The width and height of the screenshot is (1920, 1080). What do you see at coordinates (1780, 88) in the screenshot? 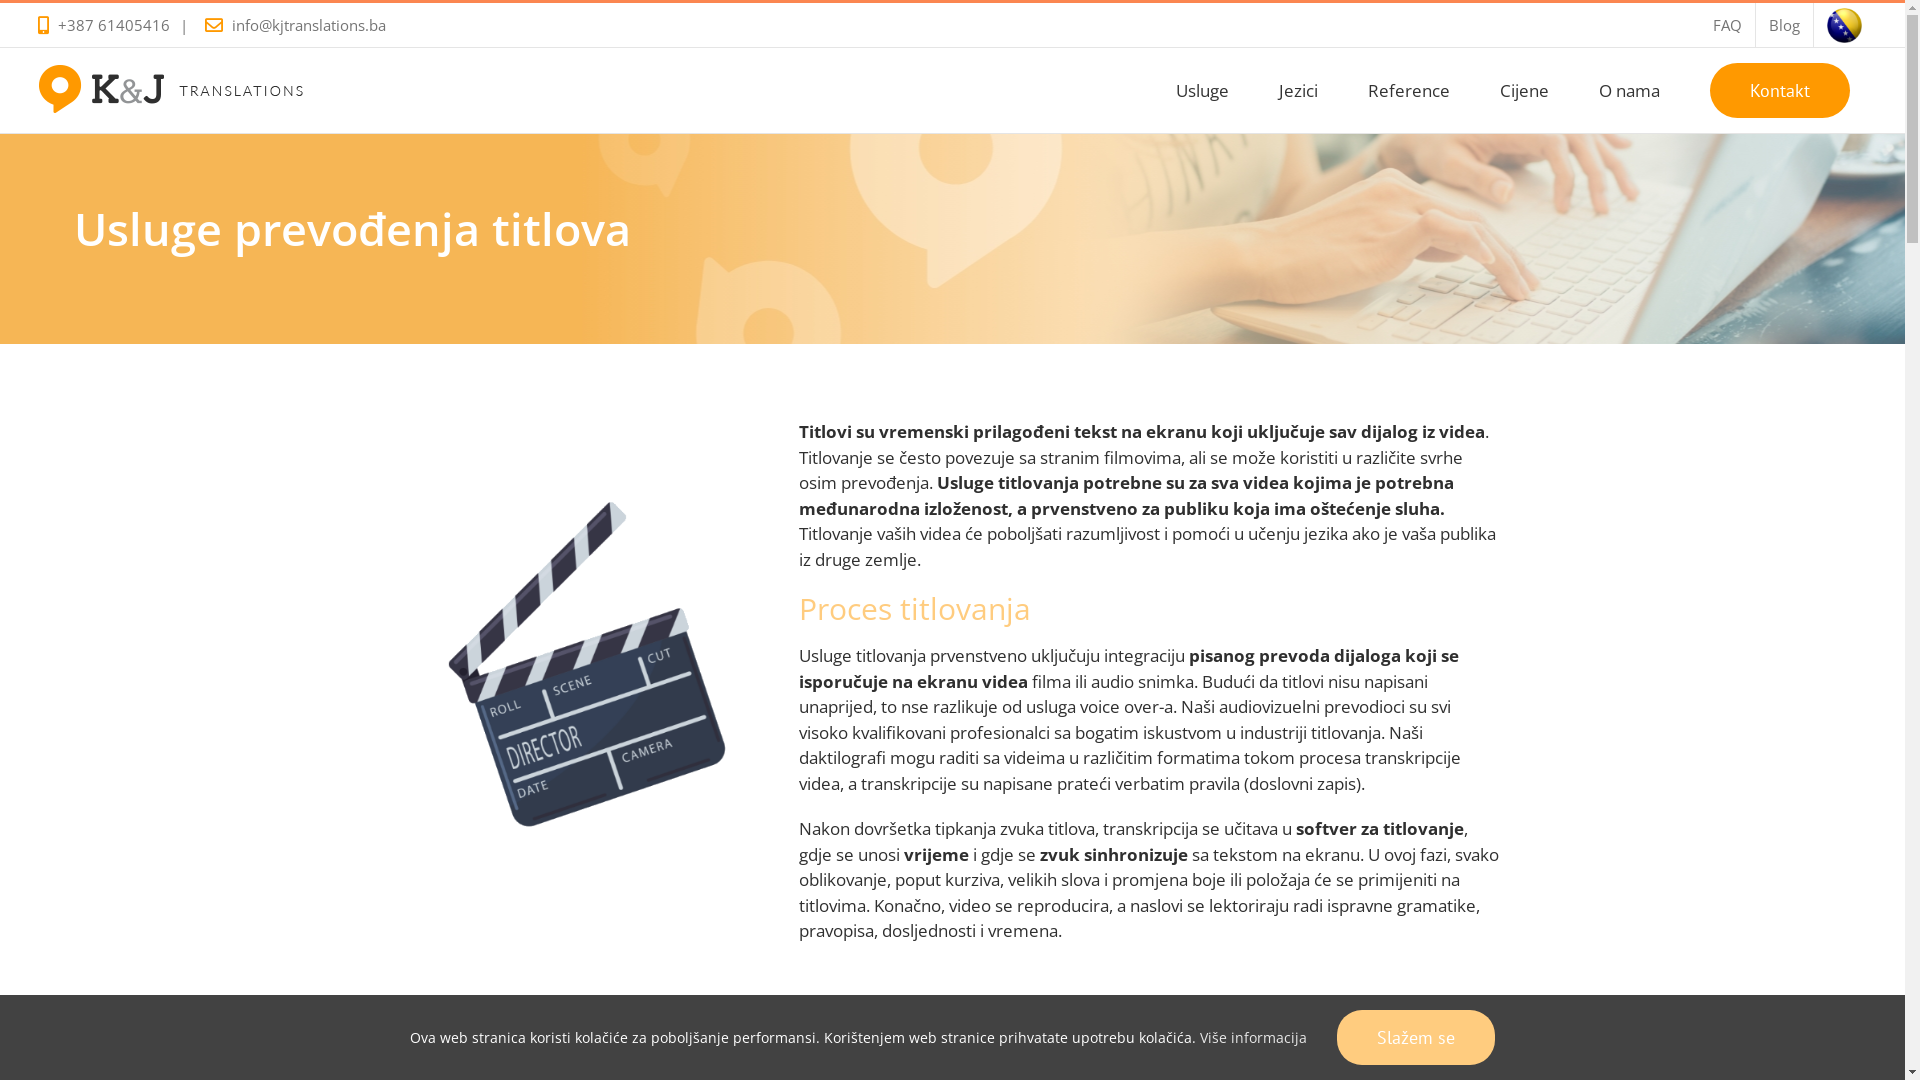
I see `'Kontakt'` at bounding box center [1780, 88].